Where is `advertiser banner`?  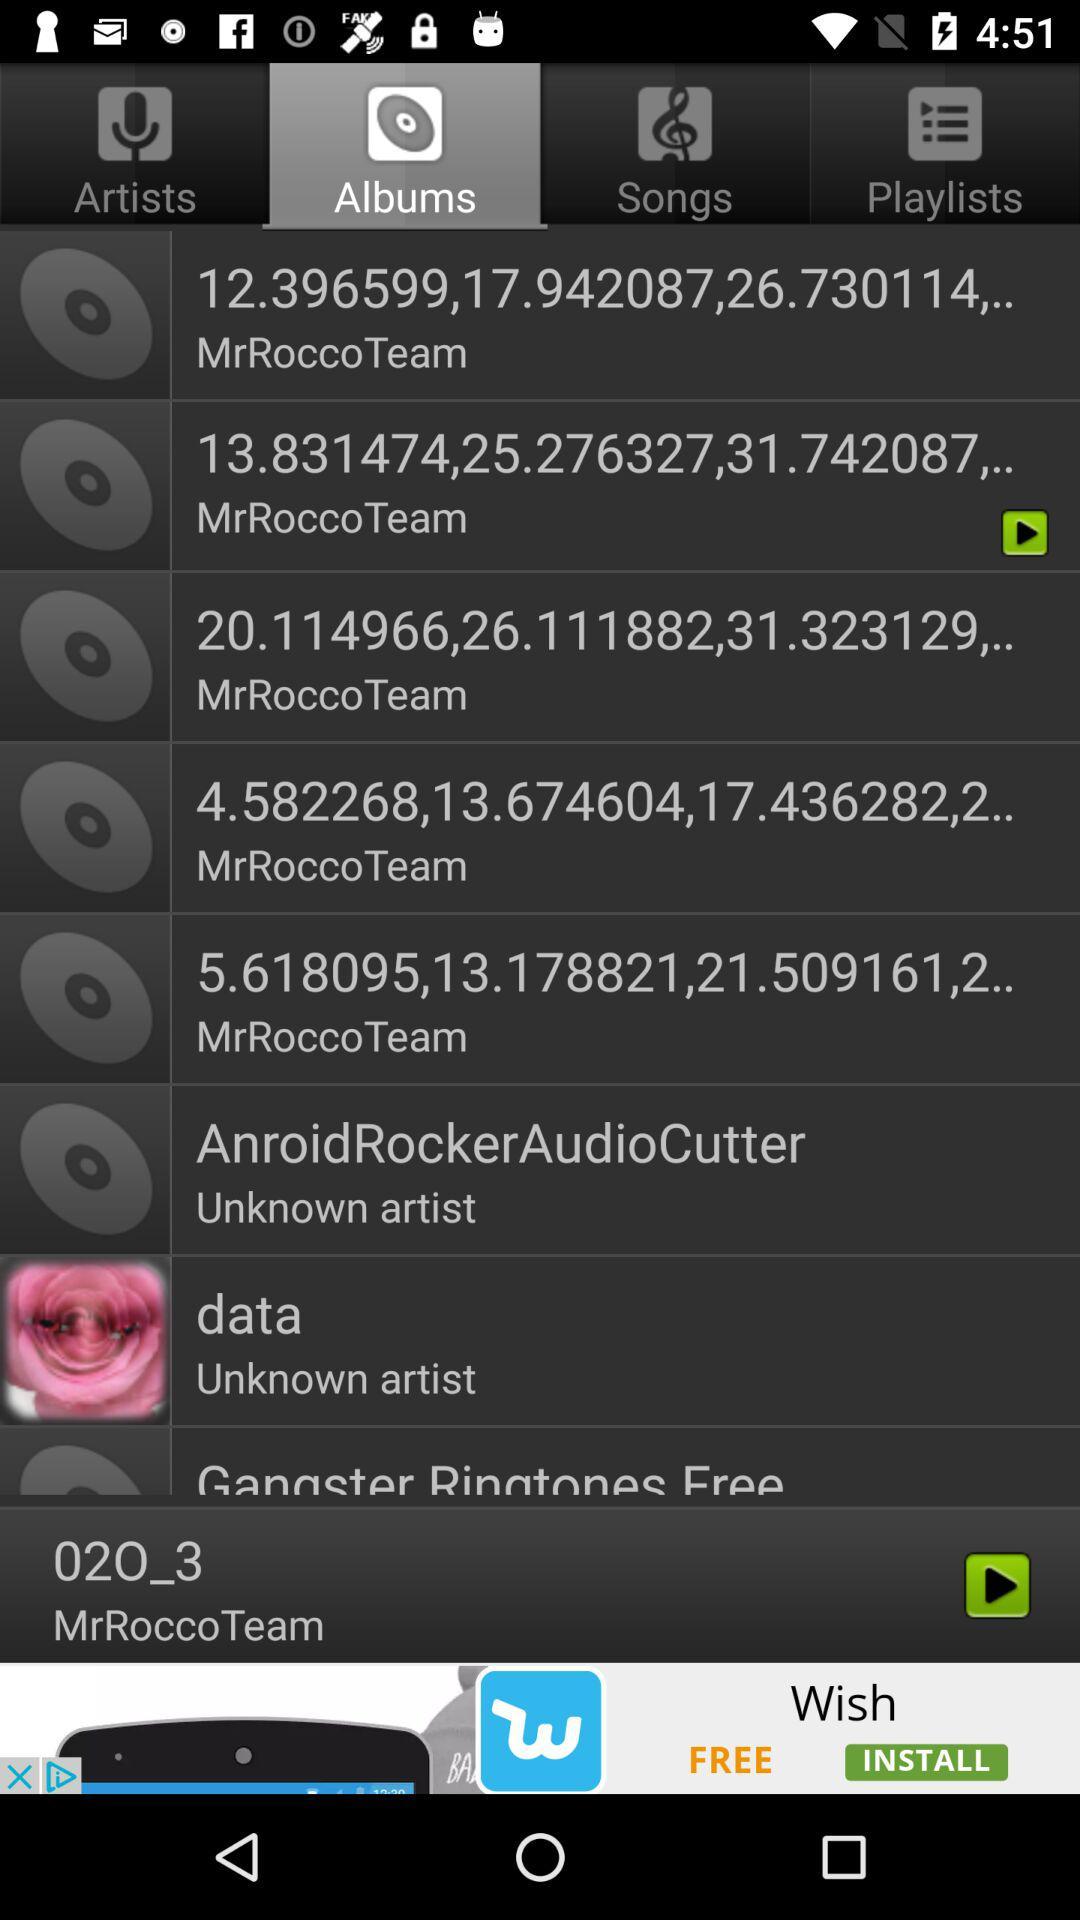
advertiser banner is located at coordinates (540, 1727).